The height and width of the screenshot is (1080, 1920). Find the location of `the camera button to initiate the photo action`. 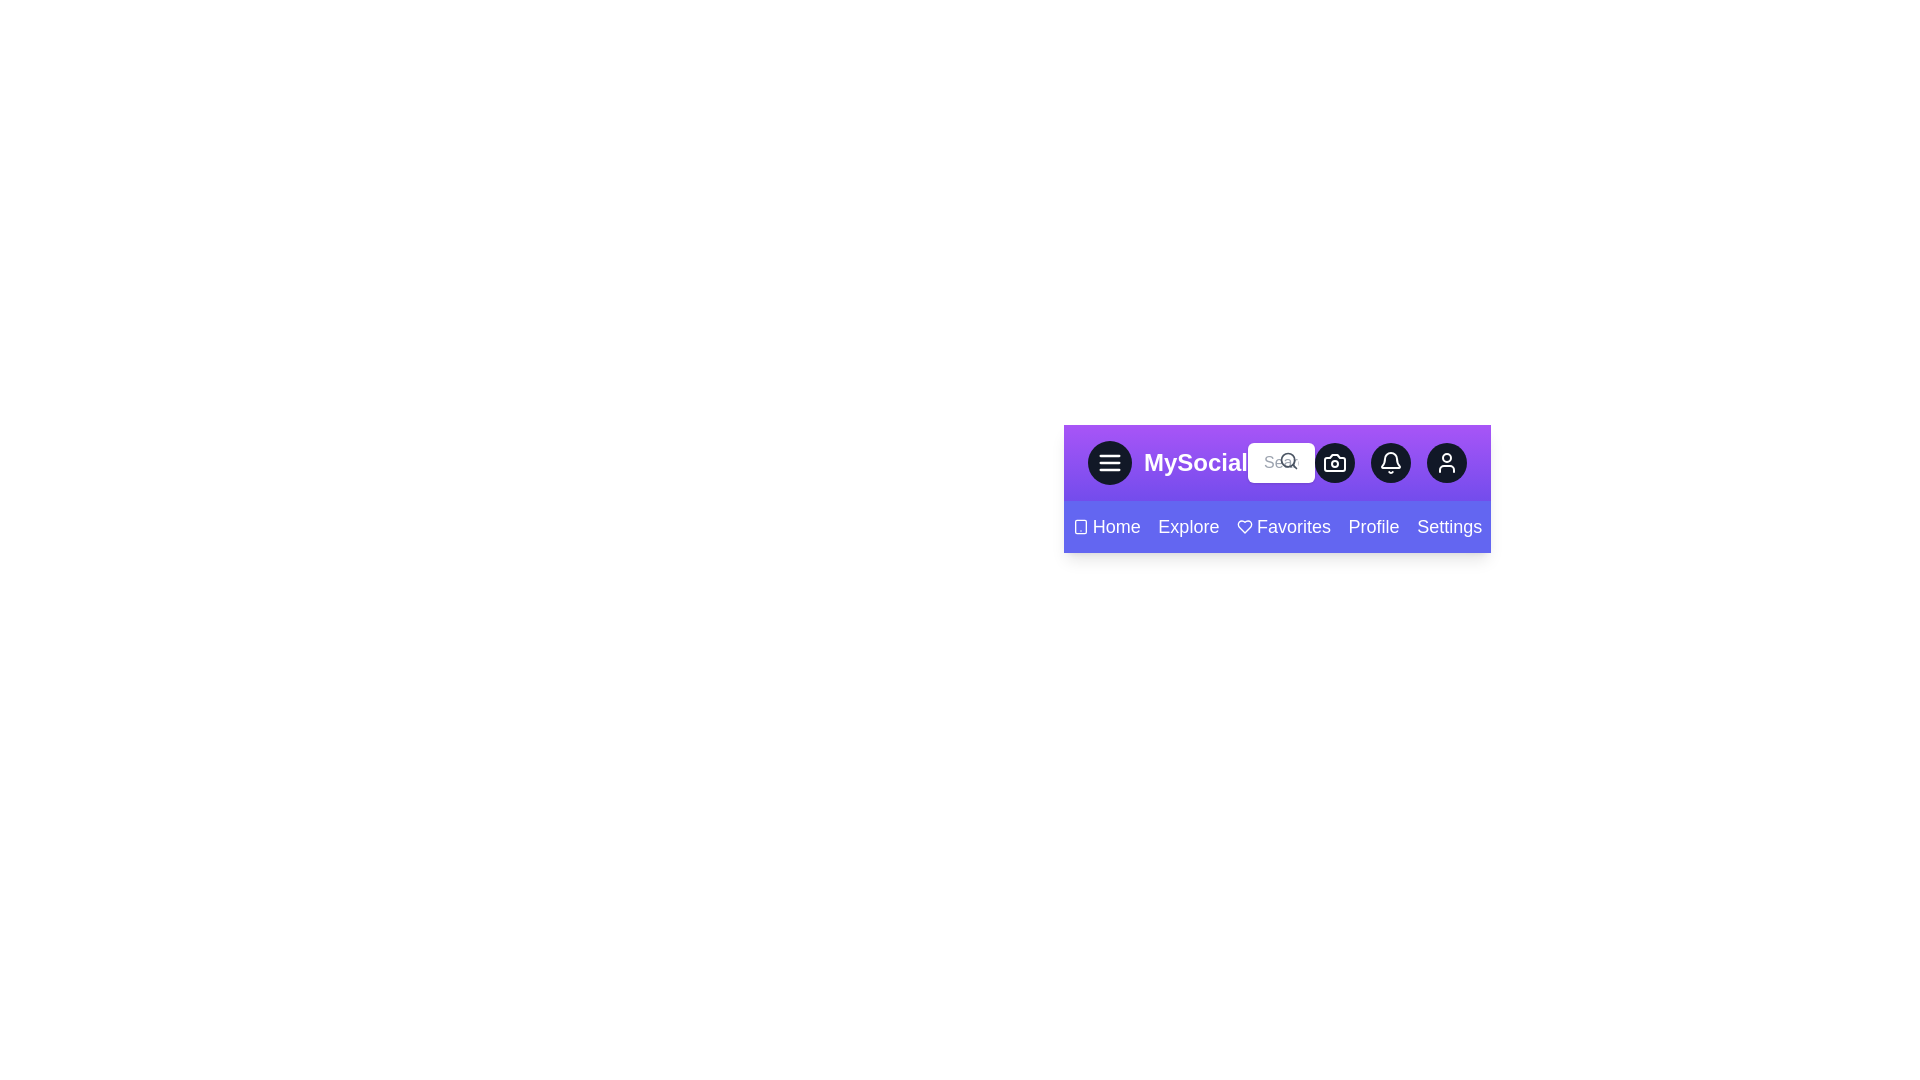

the camera button to initiate the photo action is located at coordinates (1334, 462).